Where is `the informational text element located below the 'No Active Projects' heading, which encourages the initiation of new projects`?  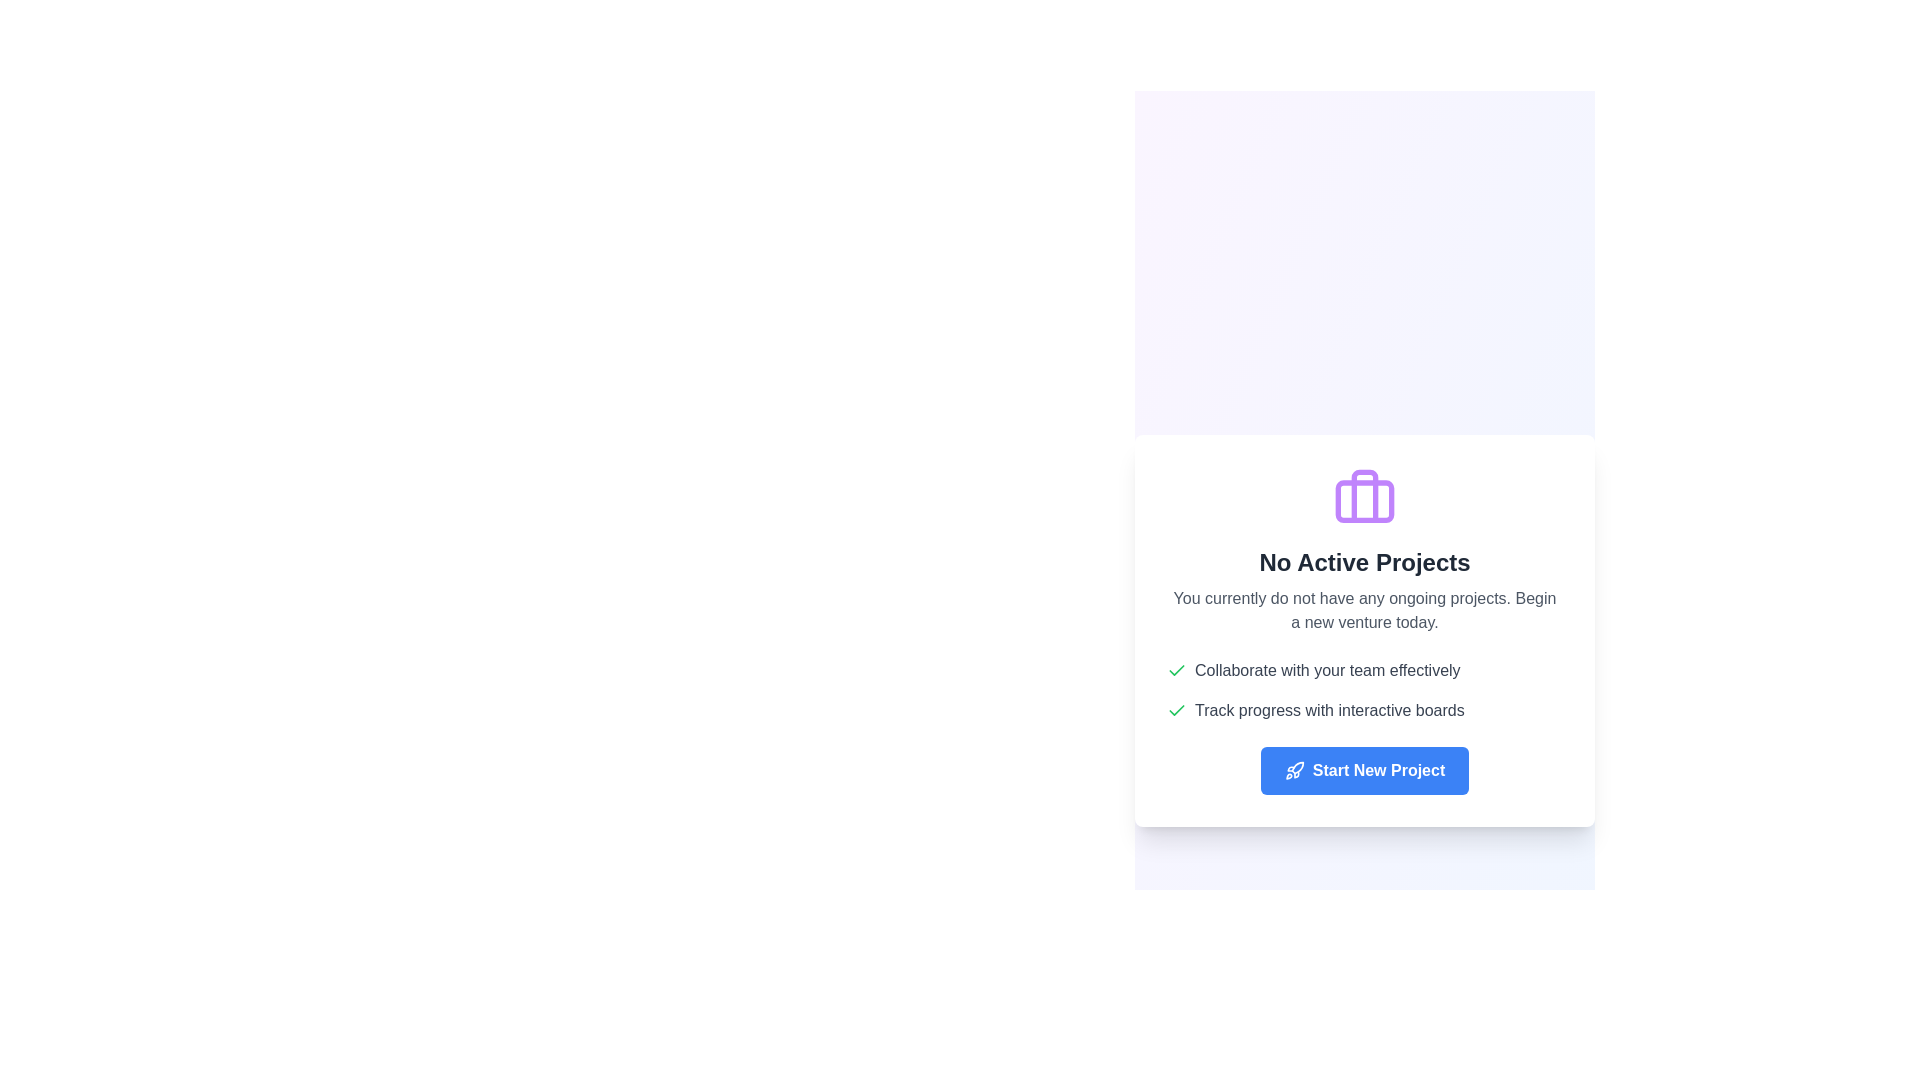
the informational text element located below the 'No Active Projects' heading, which encourages the initiation of new projects is located at coordinates (1363, 609).